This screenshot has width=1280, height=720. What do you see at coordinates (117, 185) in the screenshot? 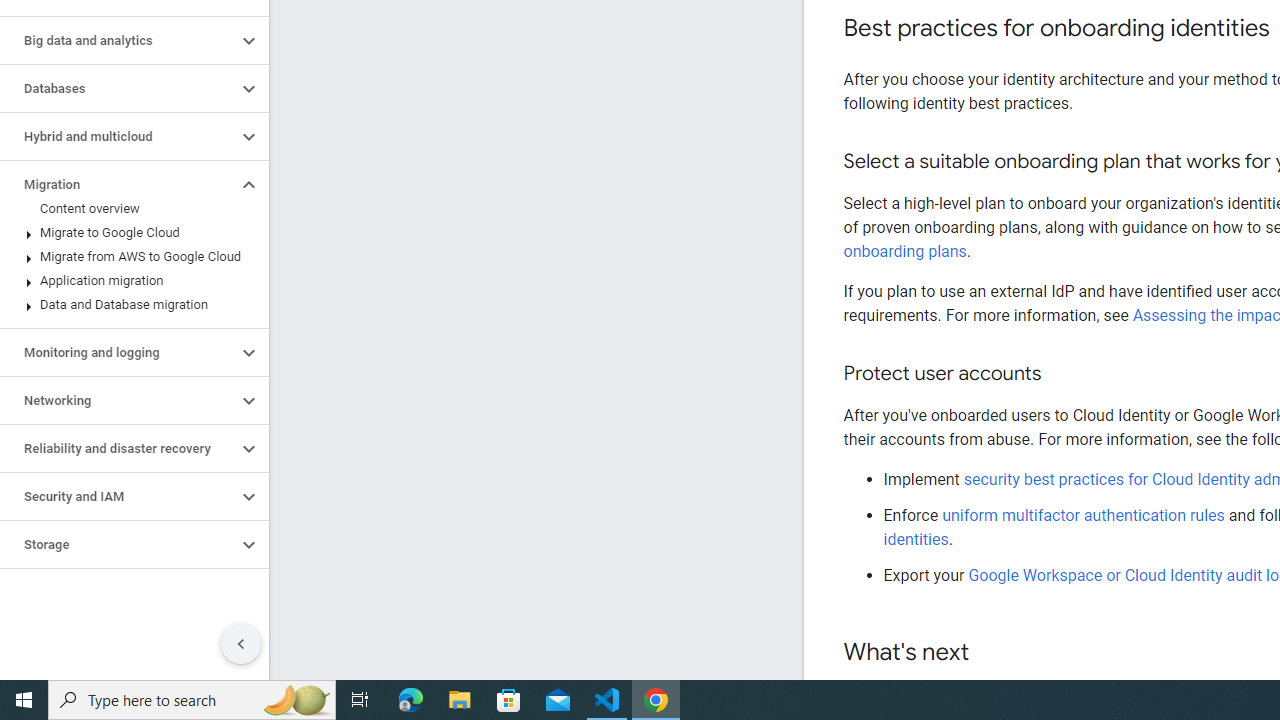
I see `'Migration'` at bounding box center [117, 185].